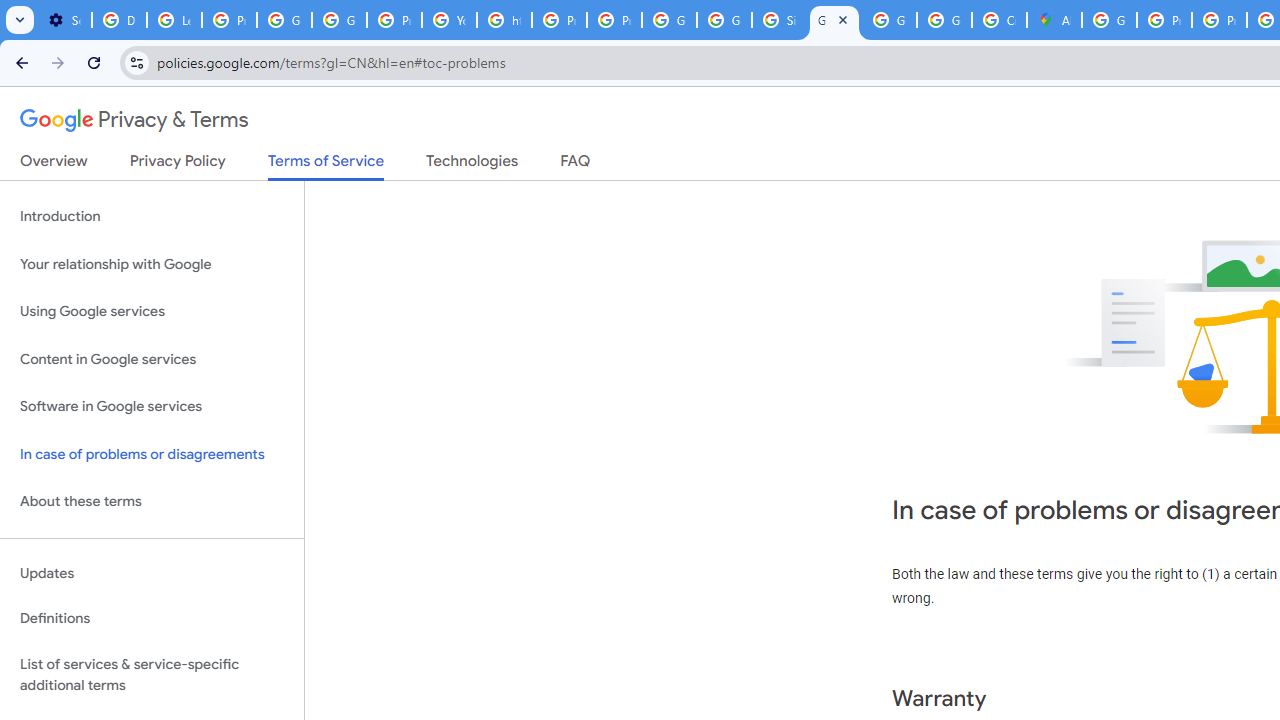 This screenshot has height=720, width=1280. I want to click on 'Software in Google services', so click(151, 406).